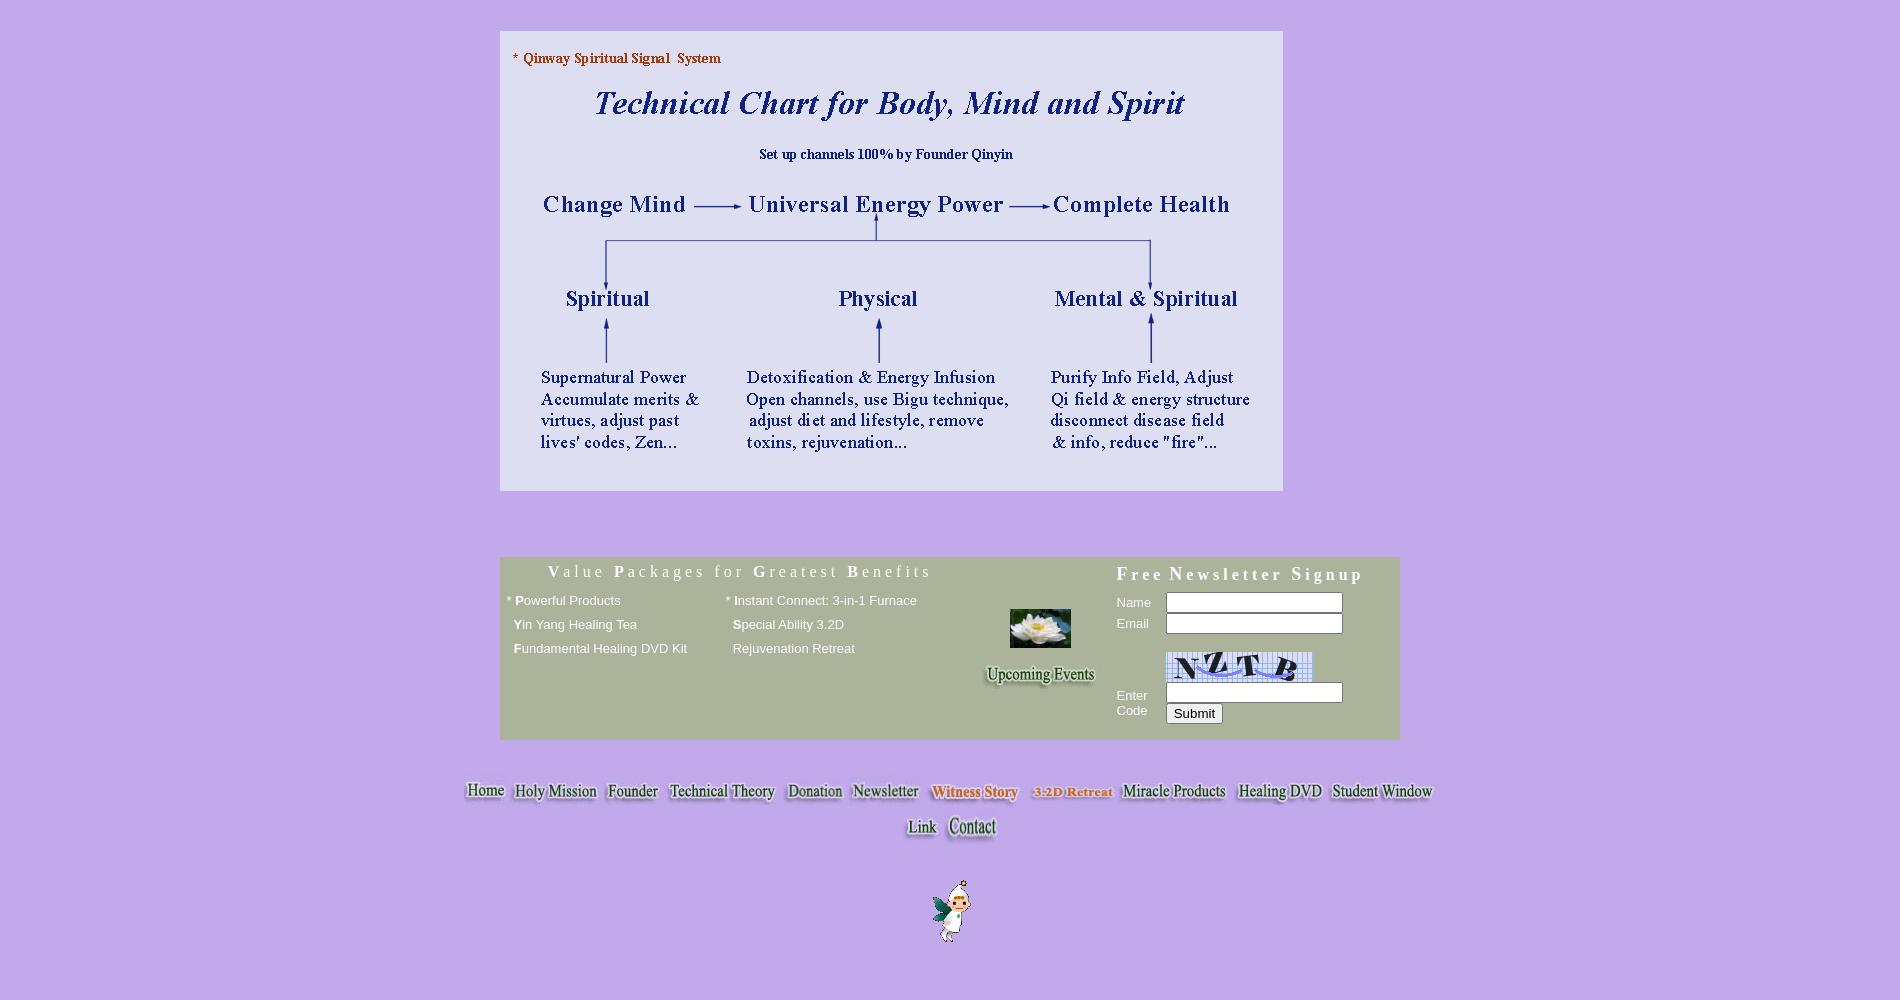 The height and width of the screenshot is (1000, 1900). What do you see at coordinates (585, 569) in the screenshot?
I see `'a l u e'` at bounding box center [585, 569].